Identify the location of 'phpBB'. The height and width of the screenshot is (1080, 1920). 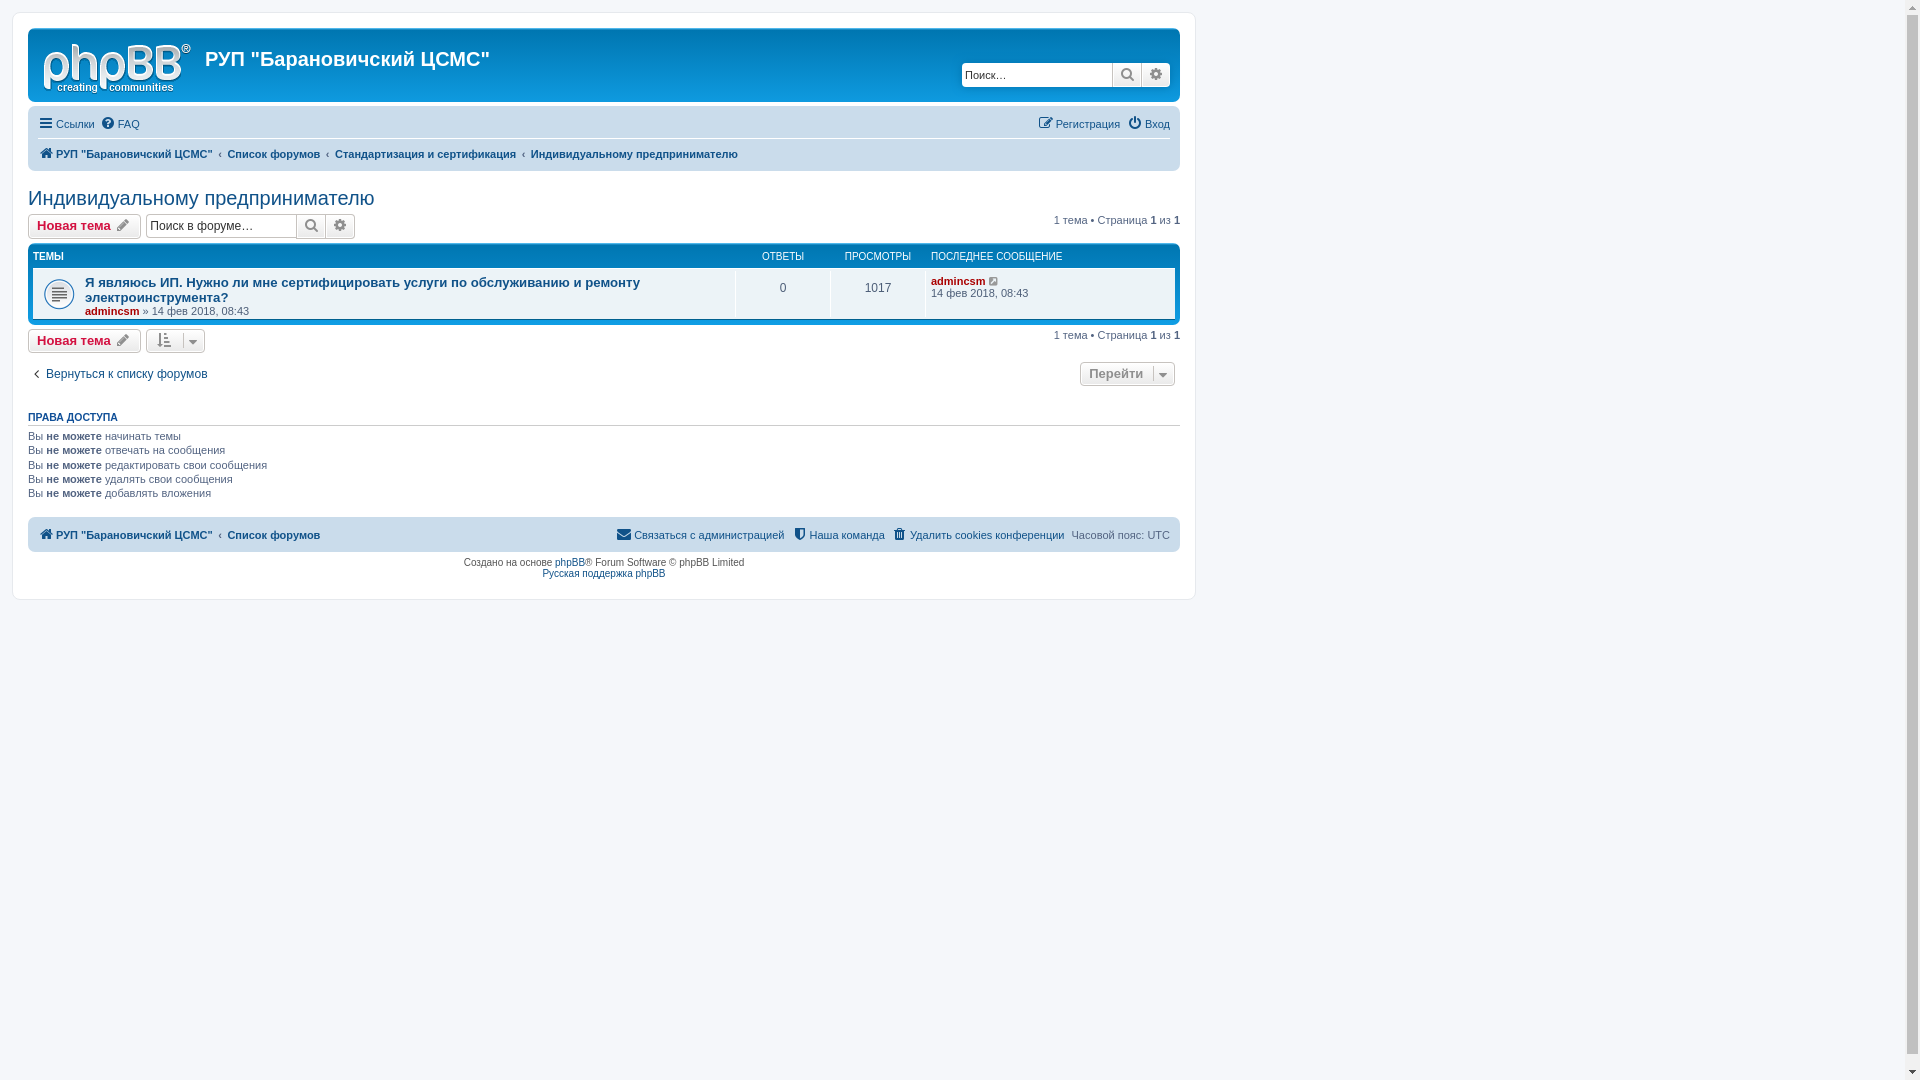
(569, 562).